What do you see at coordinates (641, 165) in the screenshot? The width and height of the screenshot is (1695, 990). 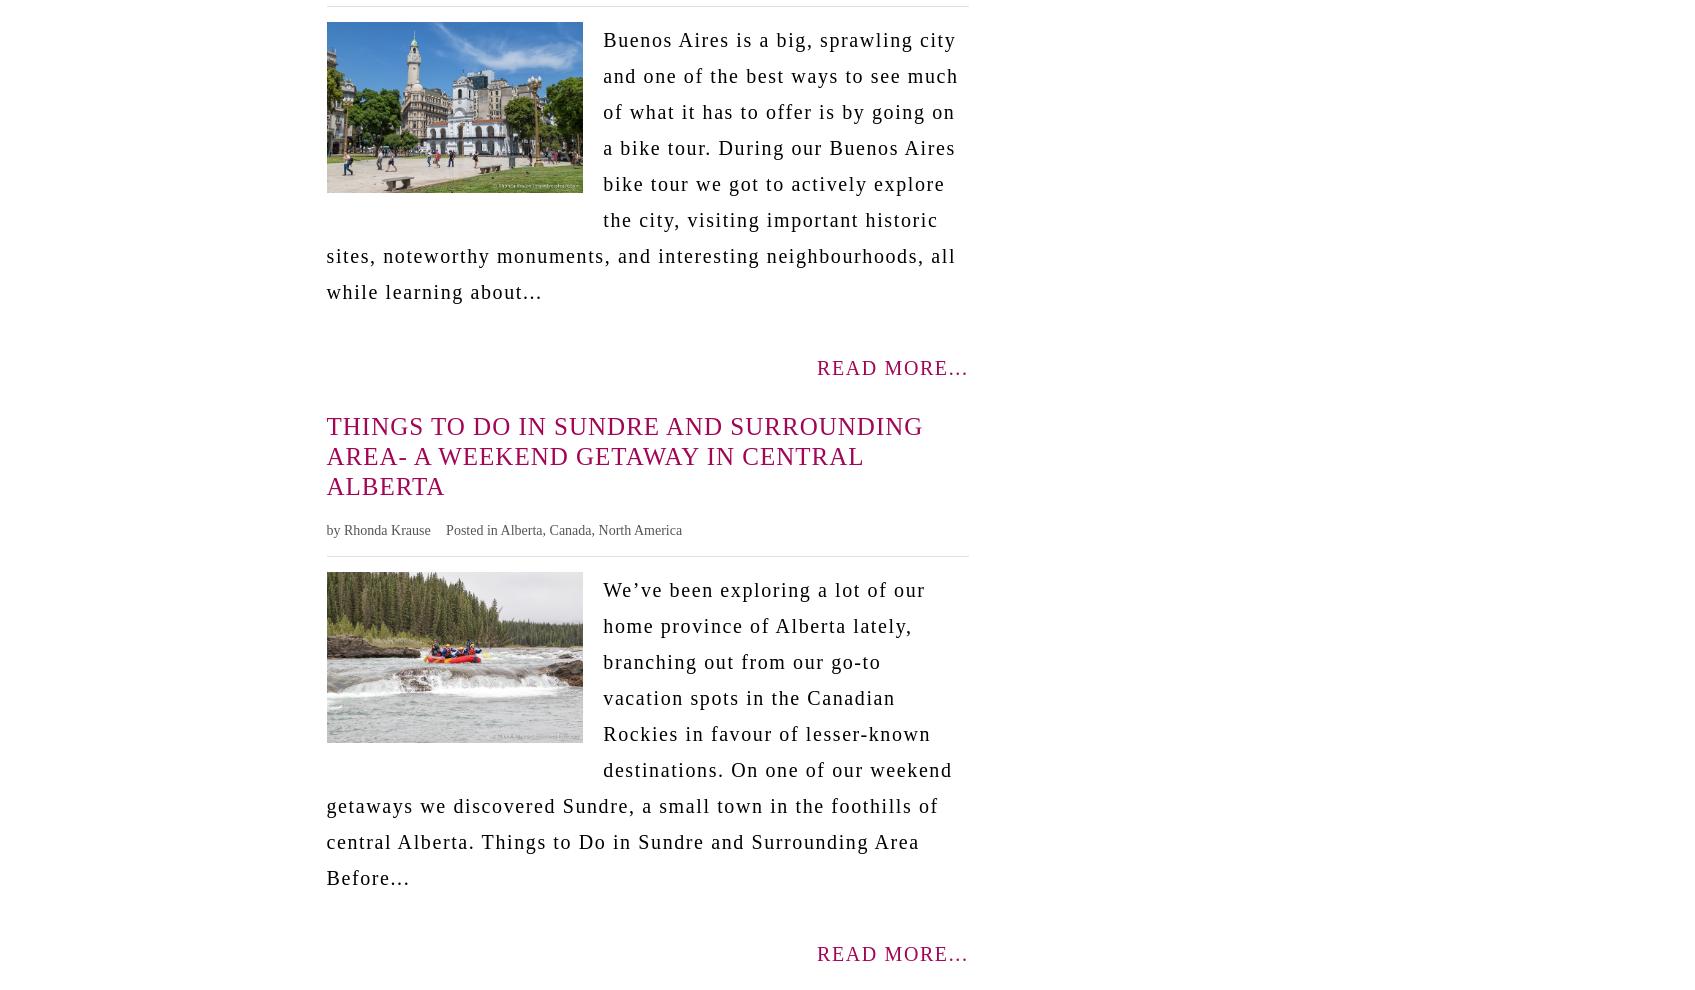 I see `'Buenos Aires is a big, sprawling city and one of the best ways to see much of what it has to offer is by going on a bike tour. During our Buenos Aires bike tour we got to actively explore the city, visiting important historic sites, noteworthy monuments, and interesting neighbourhoods, all while learning about...'` at bounding box center [641, 165].